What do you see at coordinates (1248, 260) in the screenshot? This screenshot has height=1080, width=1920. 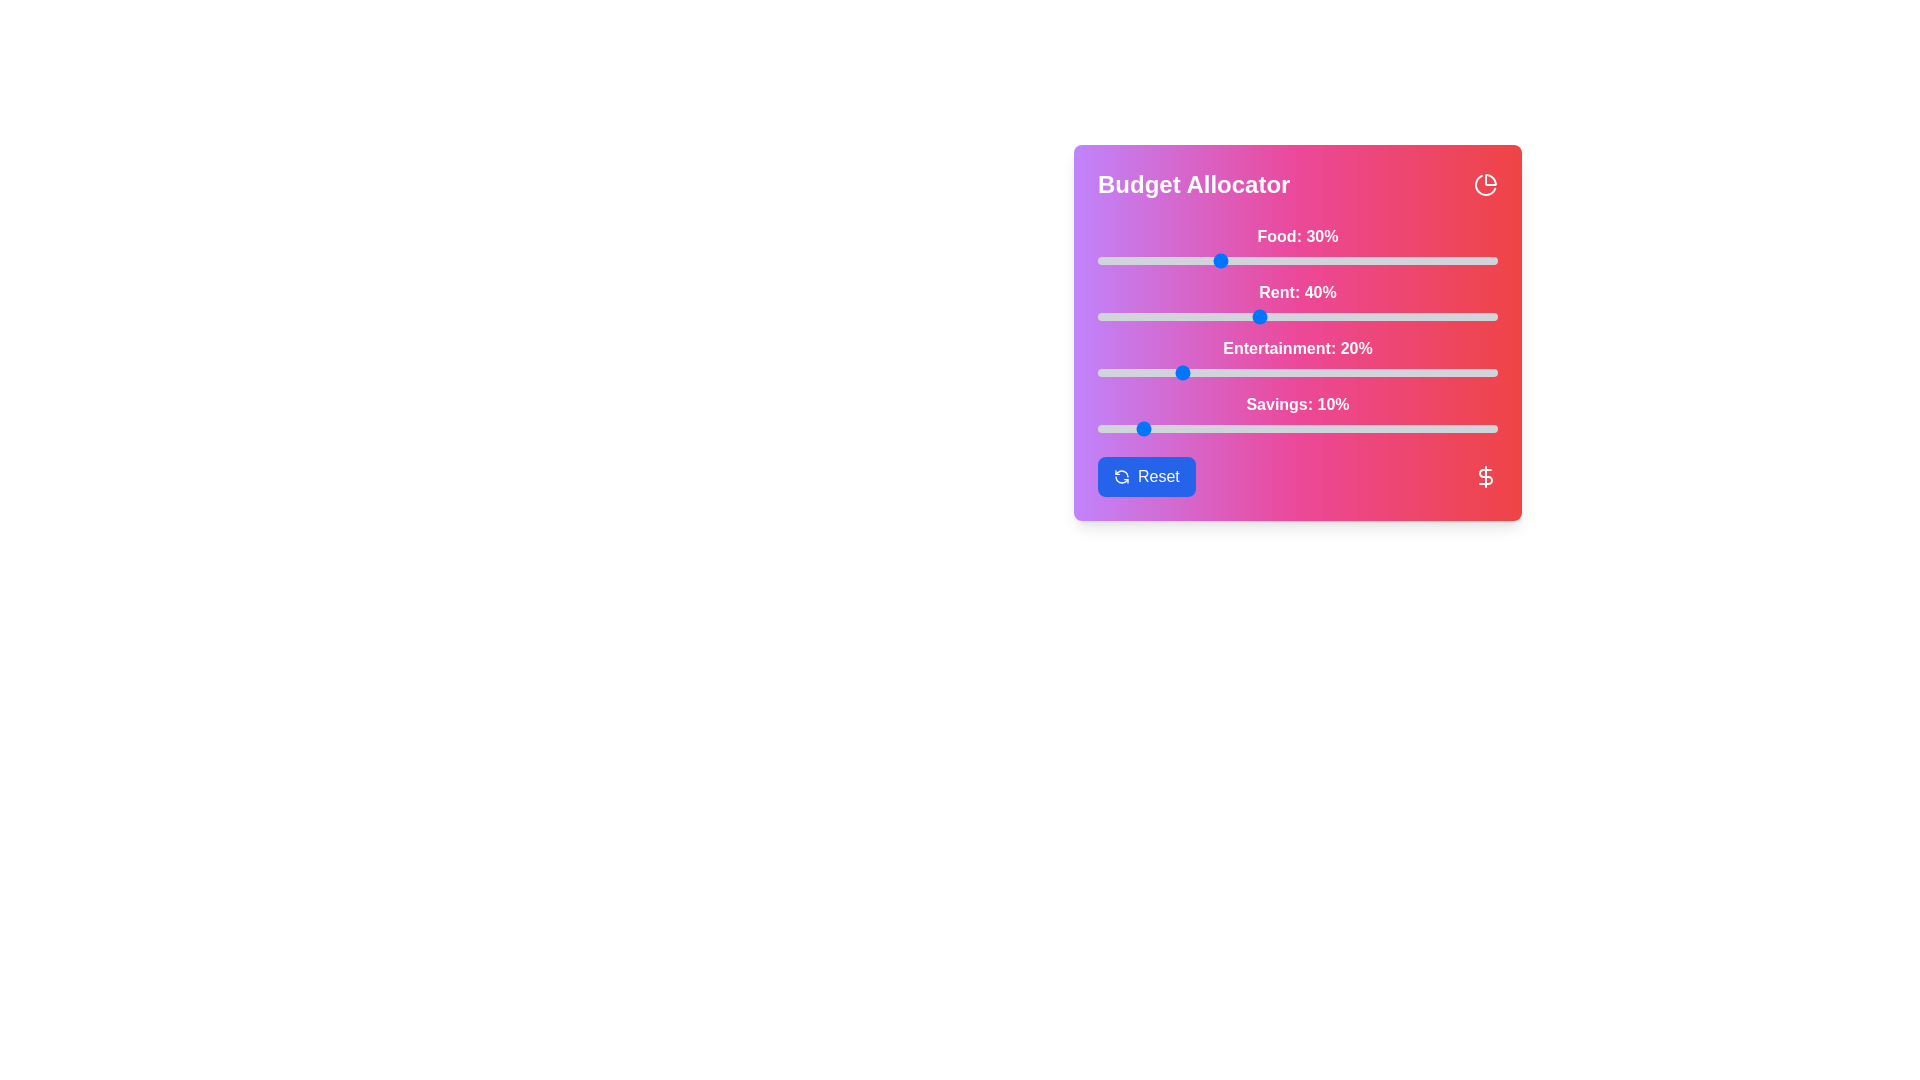 I see `'Food' slider` at bounding box center [1248, 260].